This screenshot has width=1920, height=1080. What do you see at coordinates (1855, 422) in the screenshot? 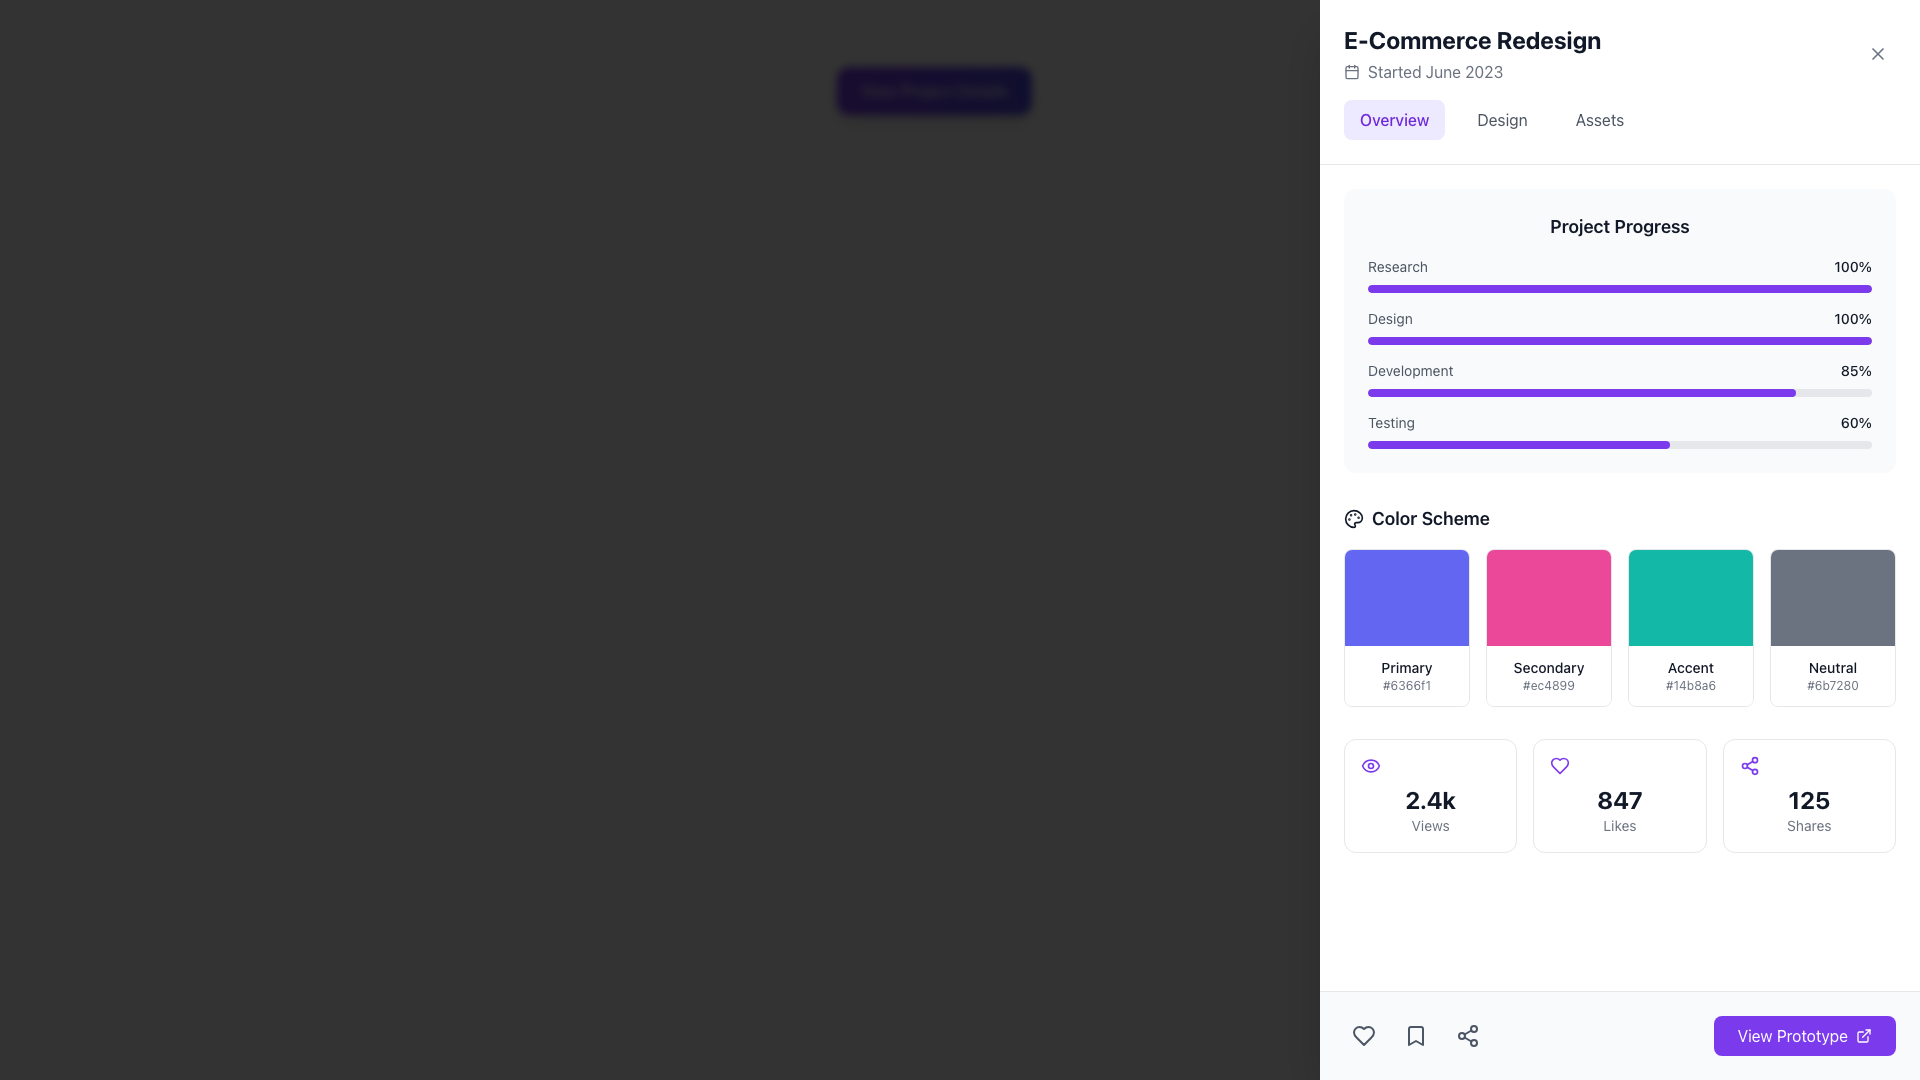
I see `text value '60%' displayed in a gray-black font adjacent to the 'Testing' progress bar in the Project Progress section` at bounding box center [1855, 422].